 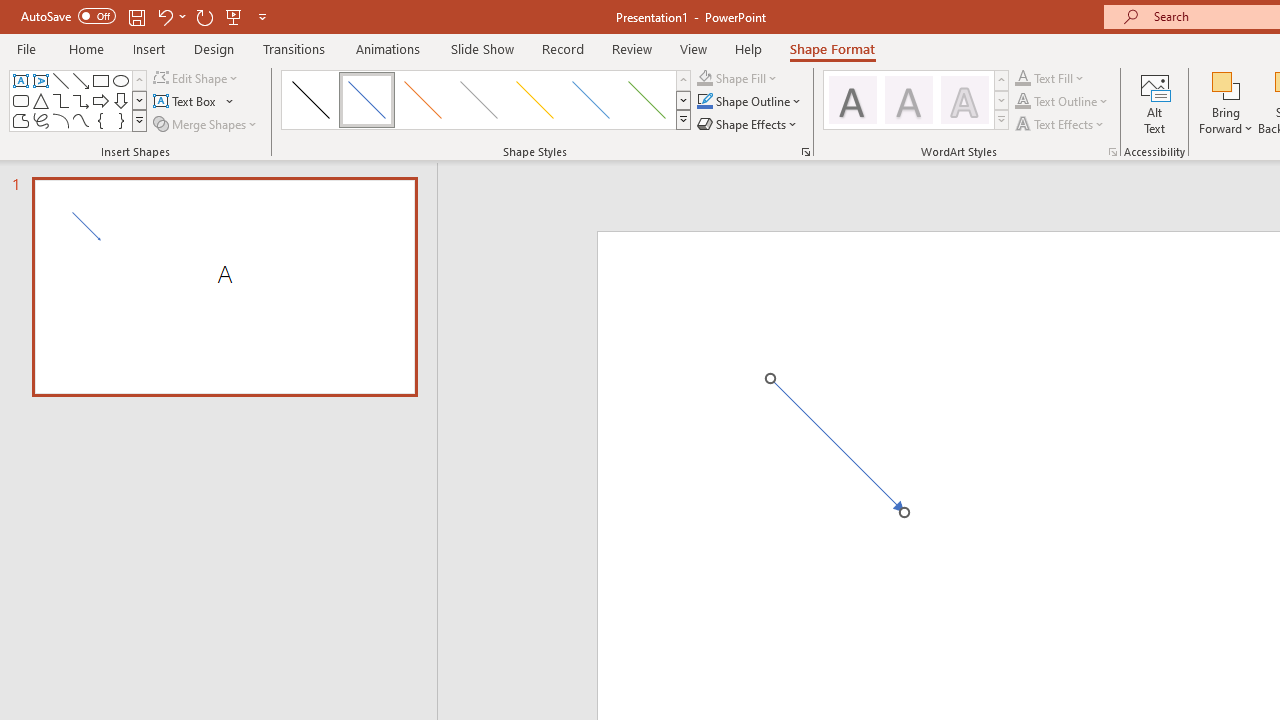 What do you see at coordinates (186, 101) in the screenshot?
I see `'Draw Horizontal Text Box'` at bounding box center [186, 101].